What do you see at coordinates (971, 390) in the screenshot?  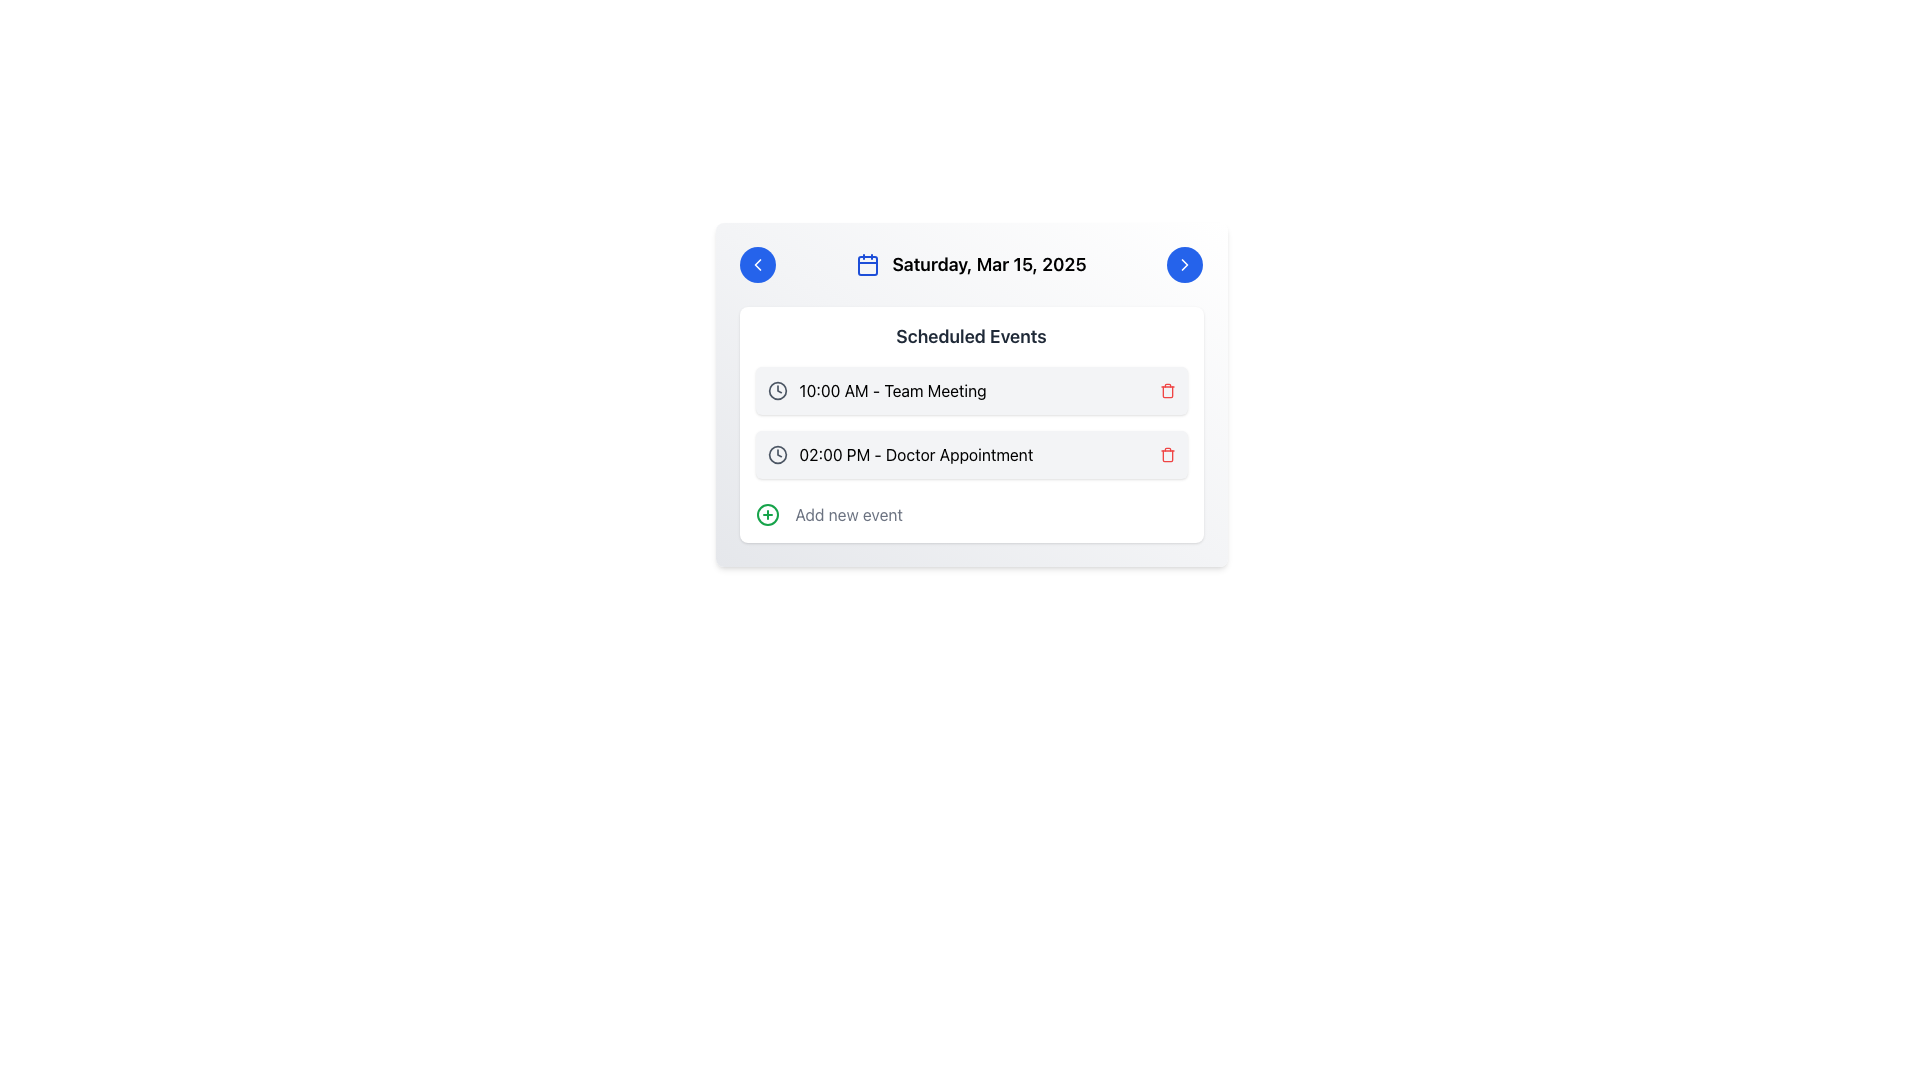 I see `the event text '10:00 AM - Team Meeting' in the first Event Entry element below the 'Scheduled Events' header` at bounding box center [971, 390].